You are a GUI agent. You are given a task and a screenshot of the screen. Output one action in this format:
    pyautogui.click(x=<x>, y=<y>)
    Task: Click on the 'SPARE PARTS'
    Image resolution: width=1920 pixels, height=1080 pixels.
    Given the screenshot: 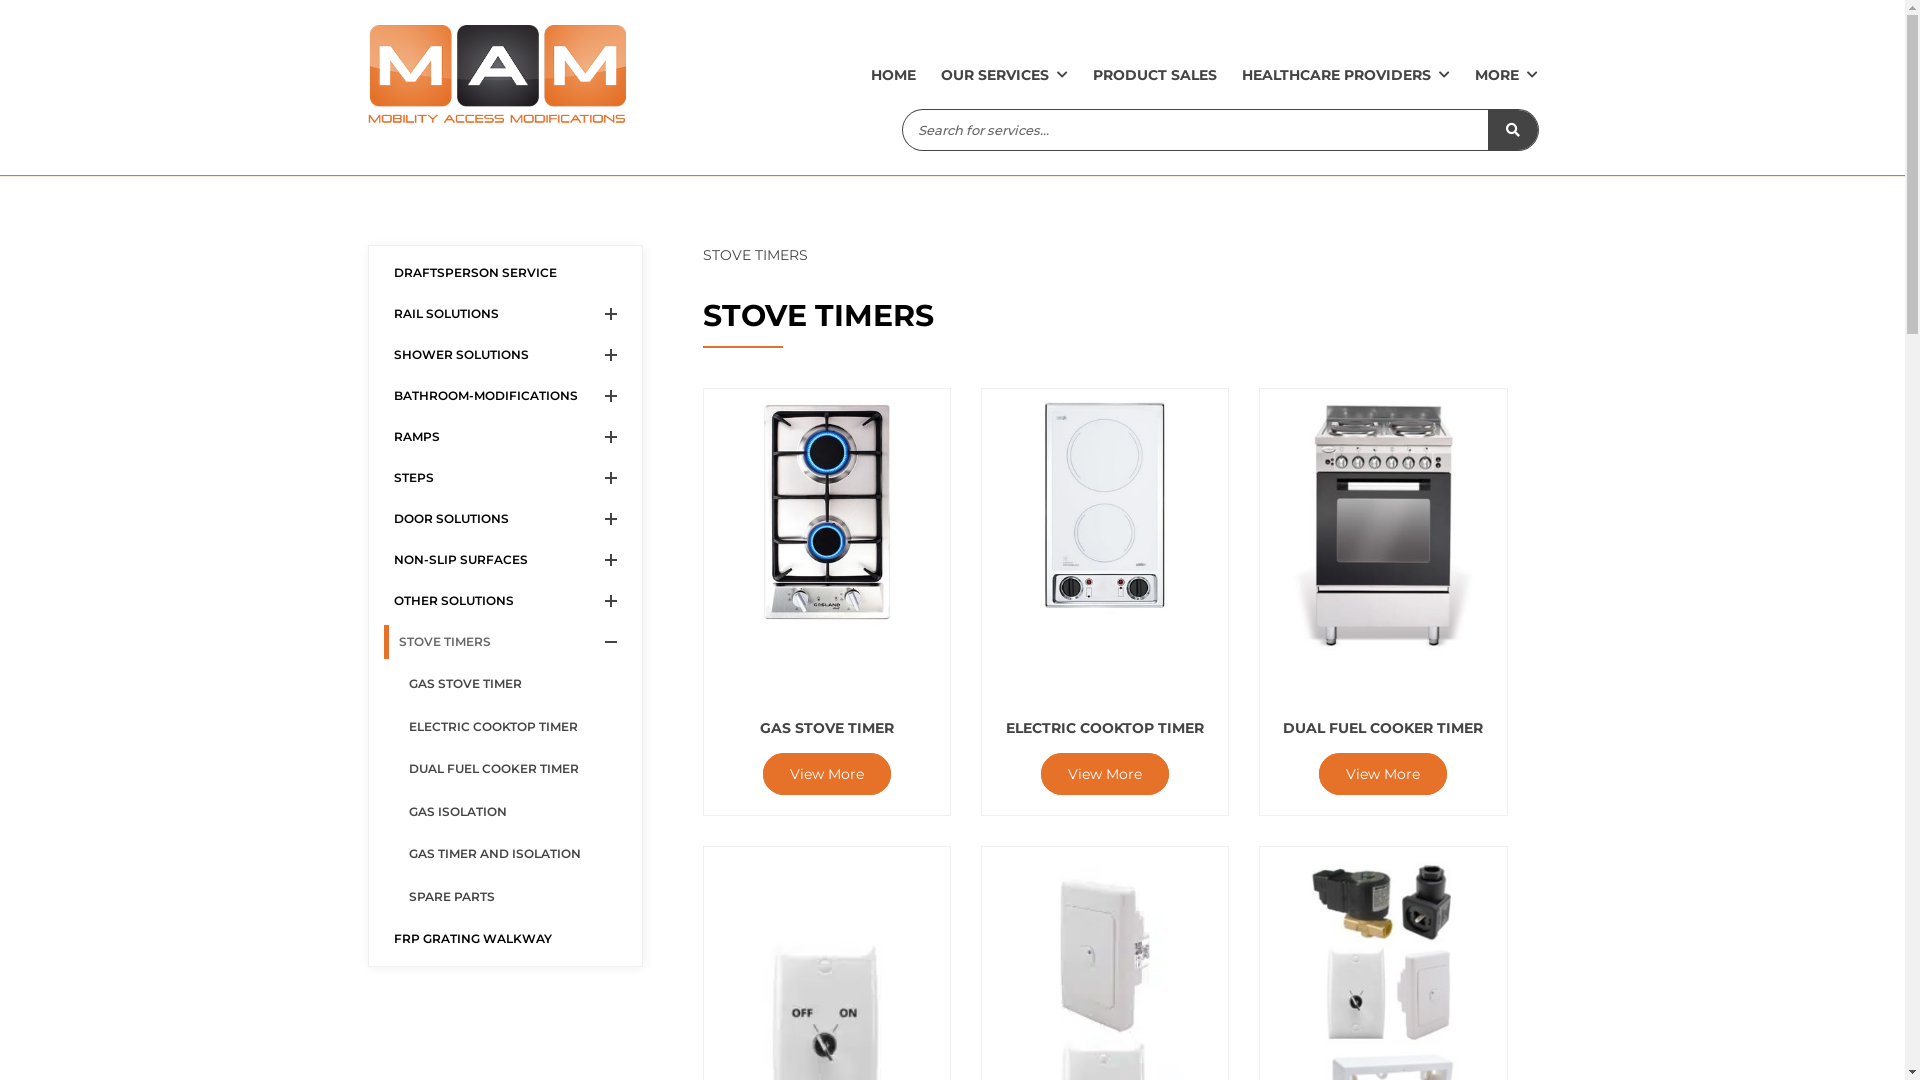 What is the action you would take?
    pyautogui.click(x=398, y=896)
    